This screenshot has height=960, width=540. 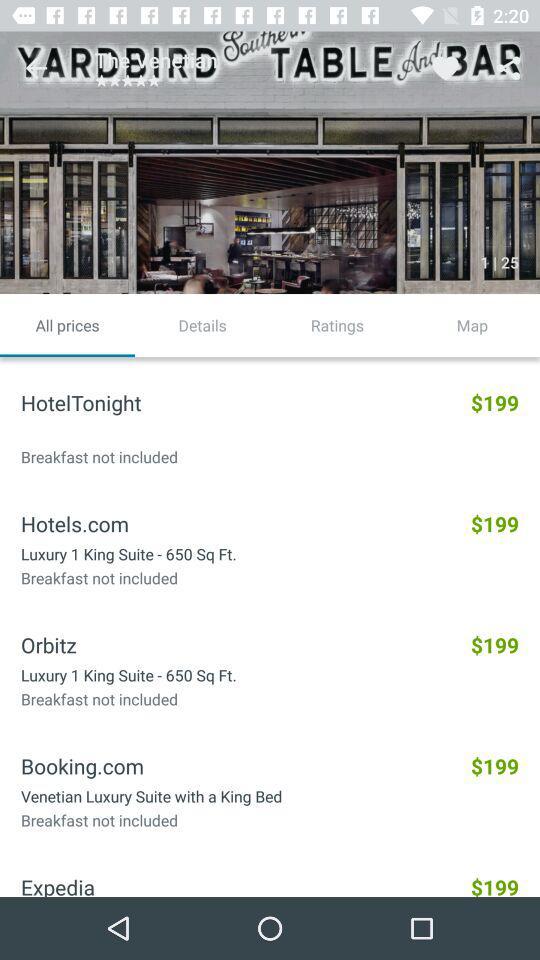 I want to click on the icon next to the the venetian item, so click(x=36, y=68).